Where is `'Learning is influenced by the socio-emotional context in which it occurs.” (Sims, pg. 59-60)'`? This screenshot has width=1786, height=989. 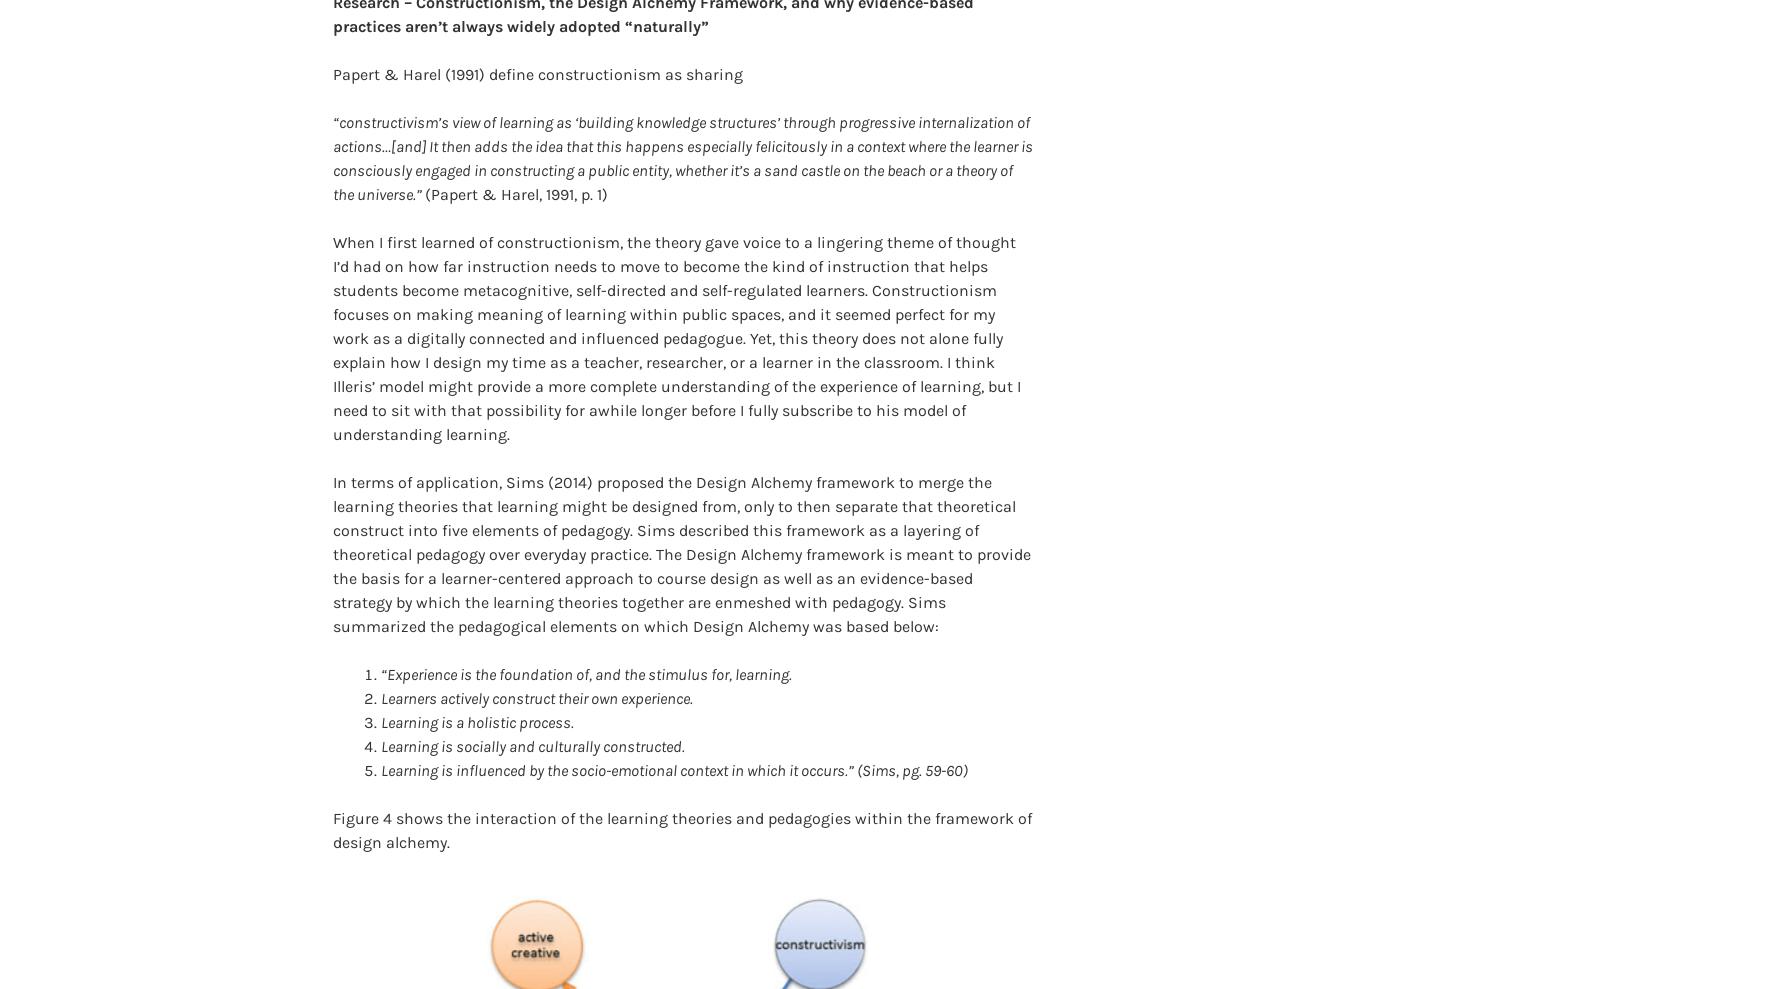
'Learning is influenced by the socio-emotional context in which it occurs.” (Sims, pg. 59-60)' is located at coordinates (380, 738).